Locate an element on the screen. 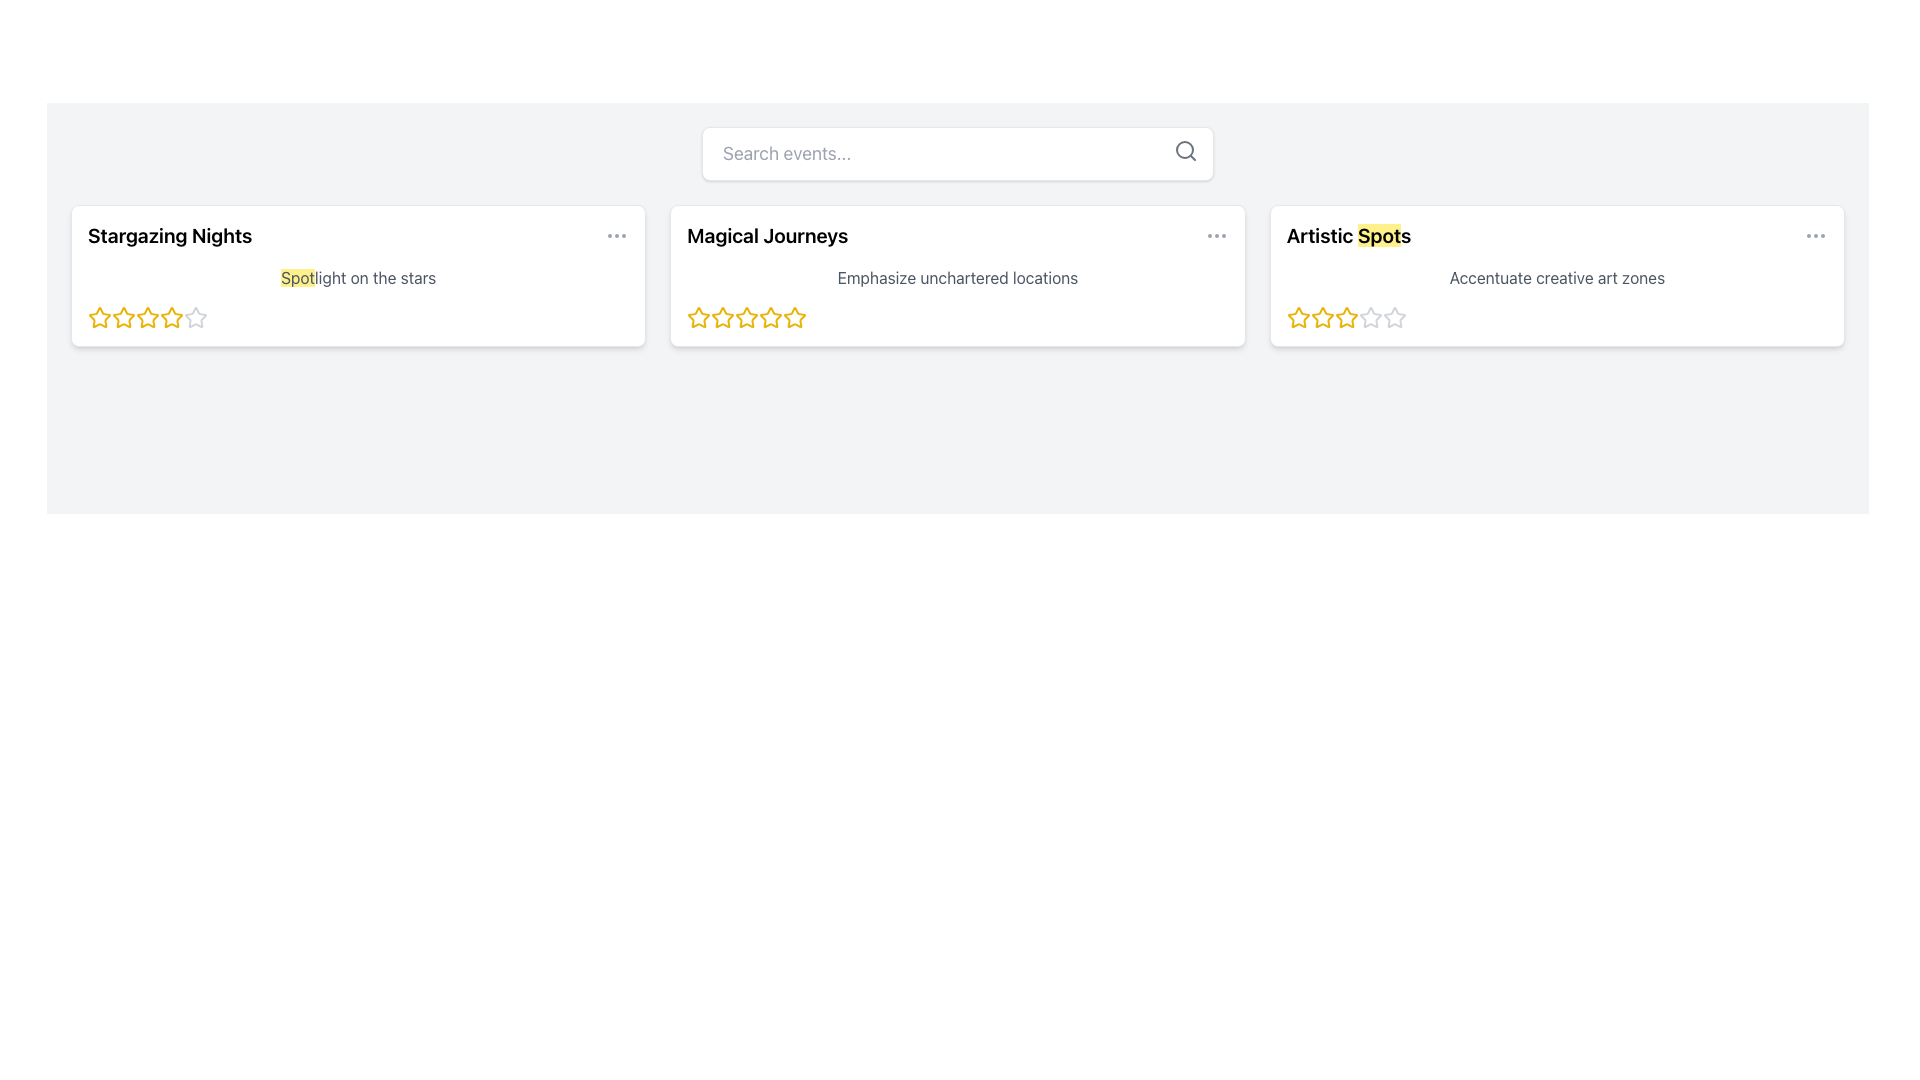 Image resolution: width=1920 pixels, height=1080 pixels. text displaying 'Emphasize unchartered locations' located within the card titled 'Magical Journeys', positioned below the heading 'Magical Journeys' and above the star rating icons is located at coordinates (956, 277).